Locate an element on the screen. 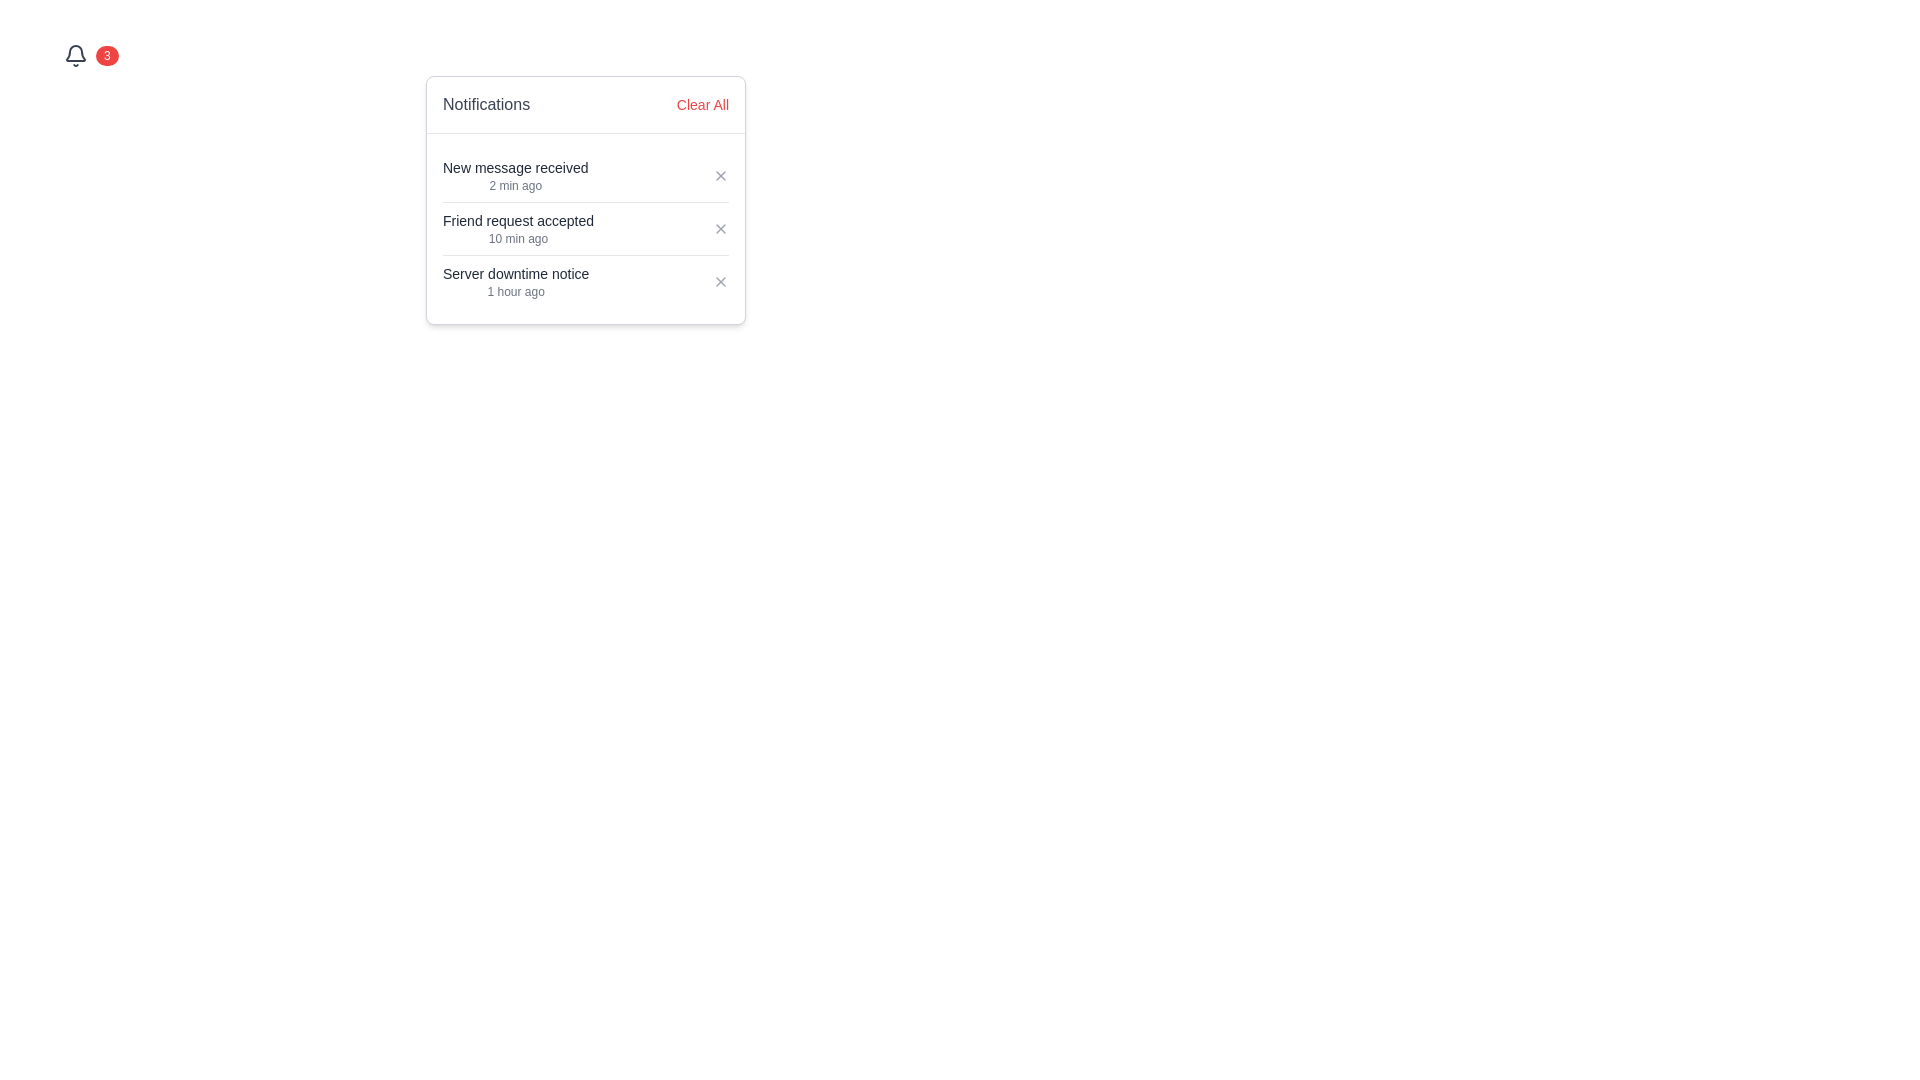 This screenshot has height=1080, width=1920. the Text Label that displays the time elapsed since the 'Server downtime notice' notification is located at coordinates (516, 292).